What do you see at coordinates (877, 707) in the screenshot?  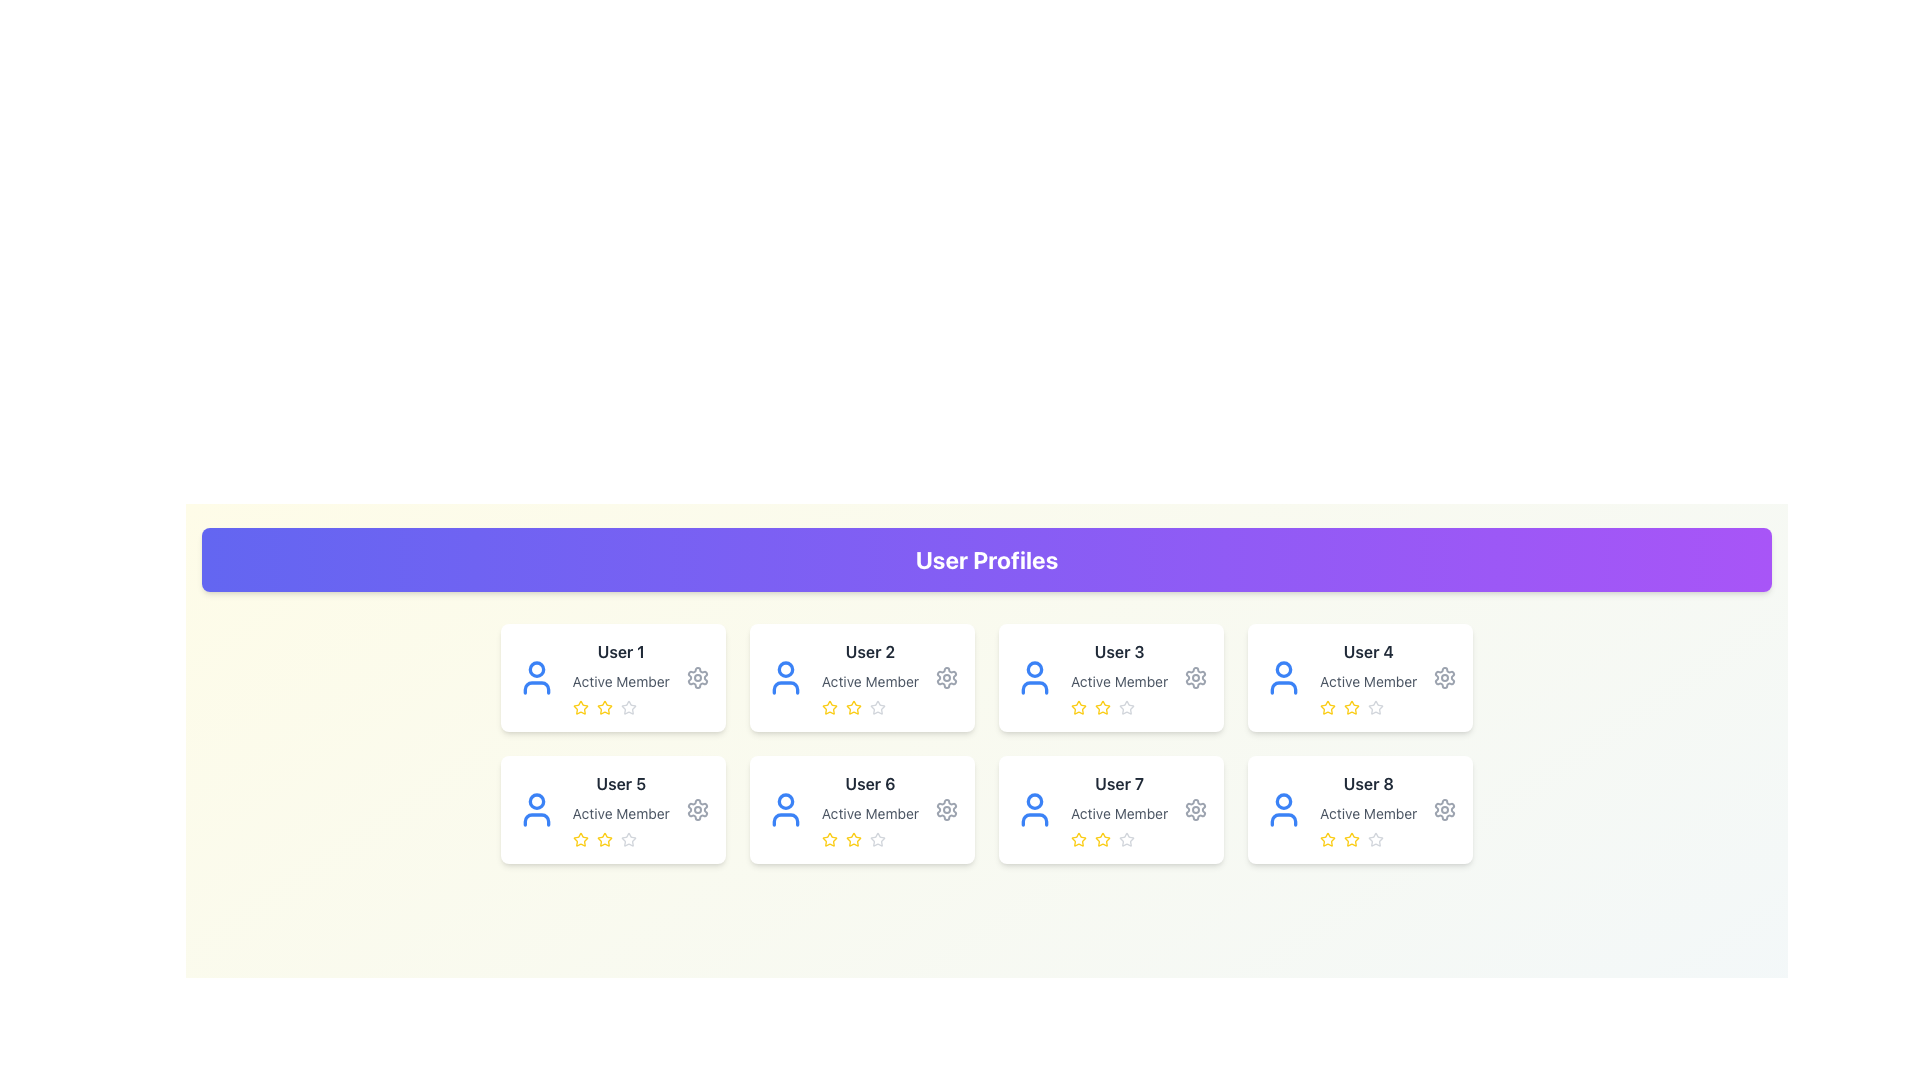 I see `the state of the fifth star icon in the horizontal rating component under 'User 2' in the 'User Profiles' section` at bounding box center [877, 707].